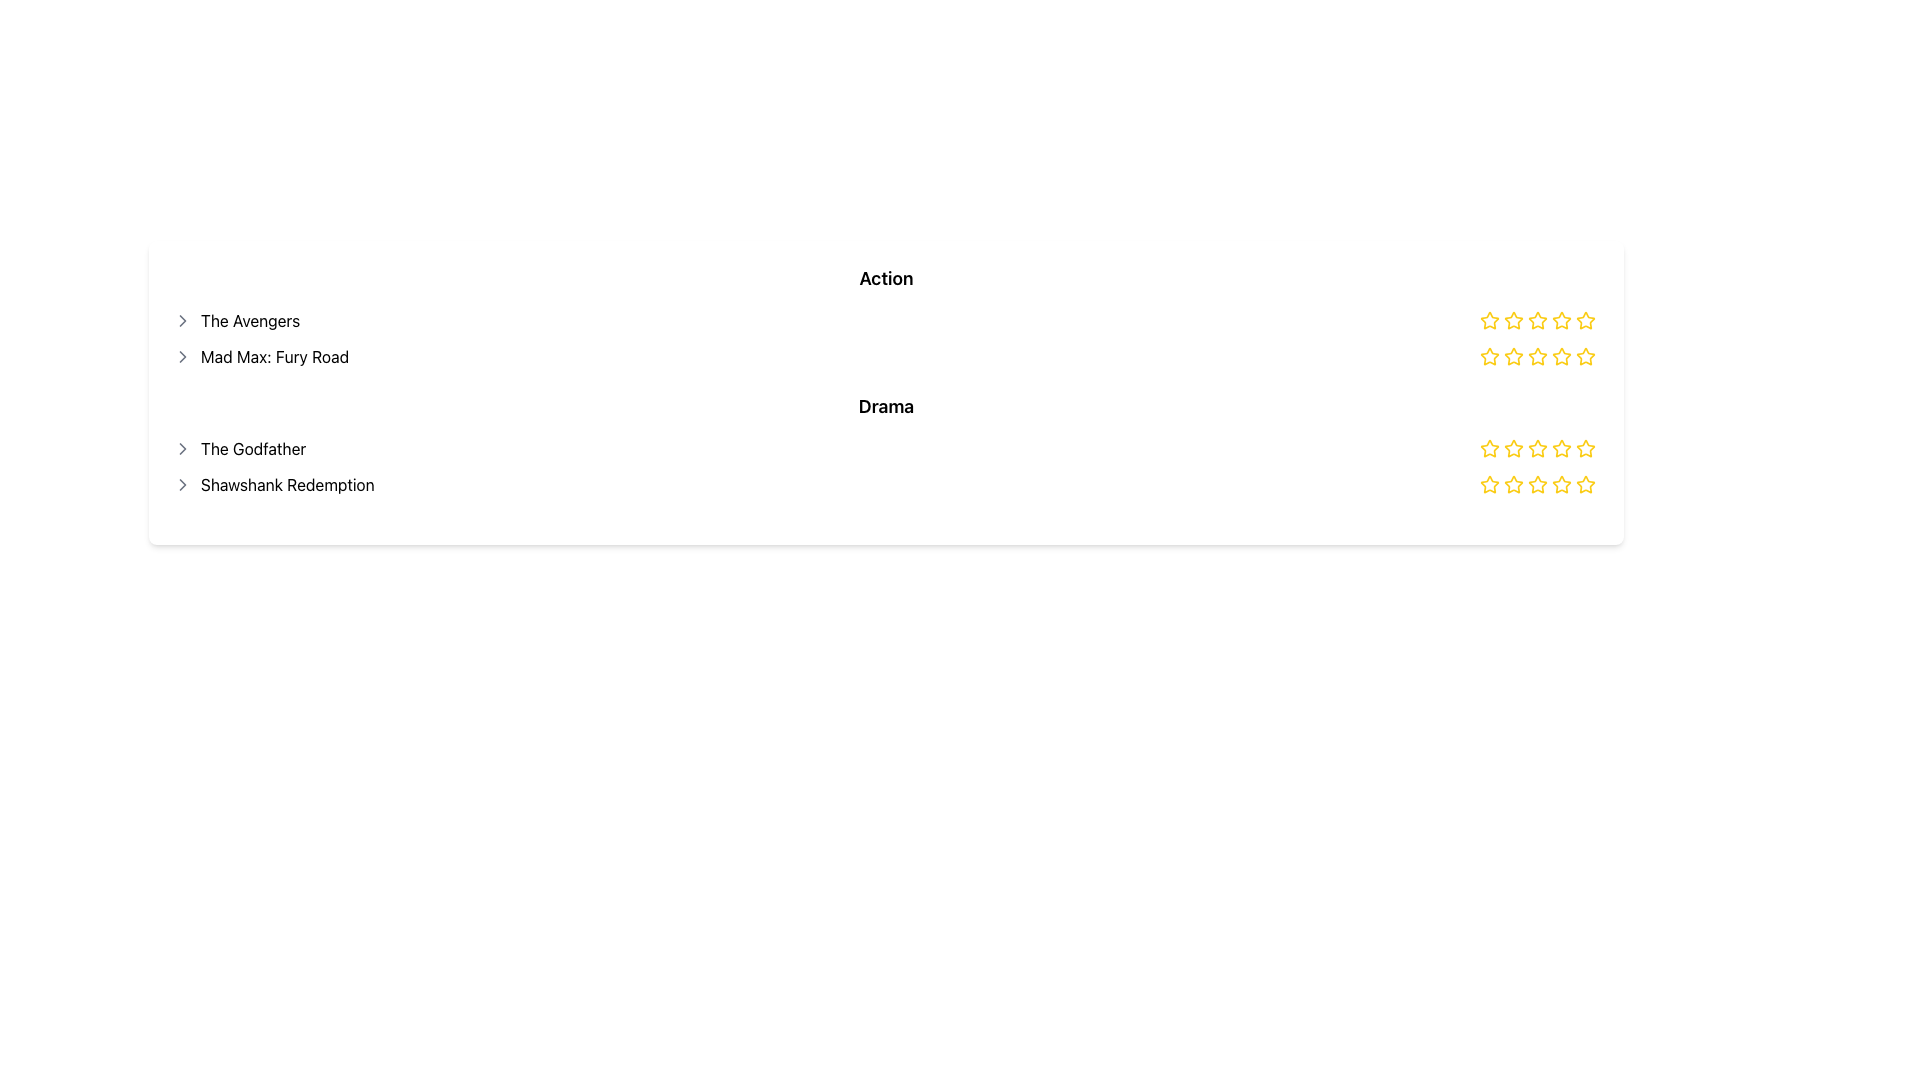 The height and width of the screenshot is (1080, 1920). What do you see at coordinates (1539, 485) in the screenshot?
I see `the star rating control for the movie 'Shawshank Redemption'` at bounding box center [1539, 485].